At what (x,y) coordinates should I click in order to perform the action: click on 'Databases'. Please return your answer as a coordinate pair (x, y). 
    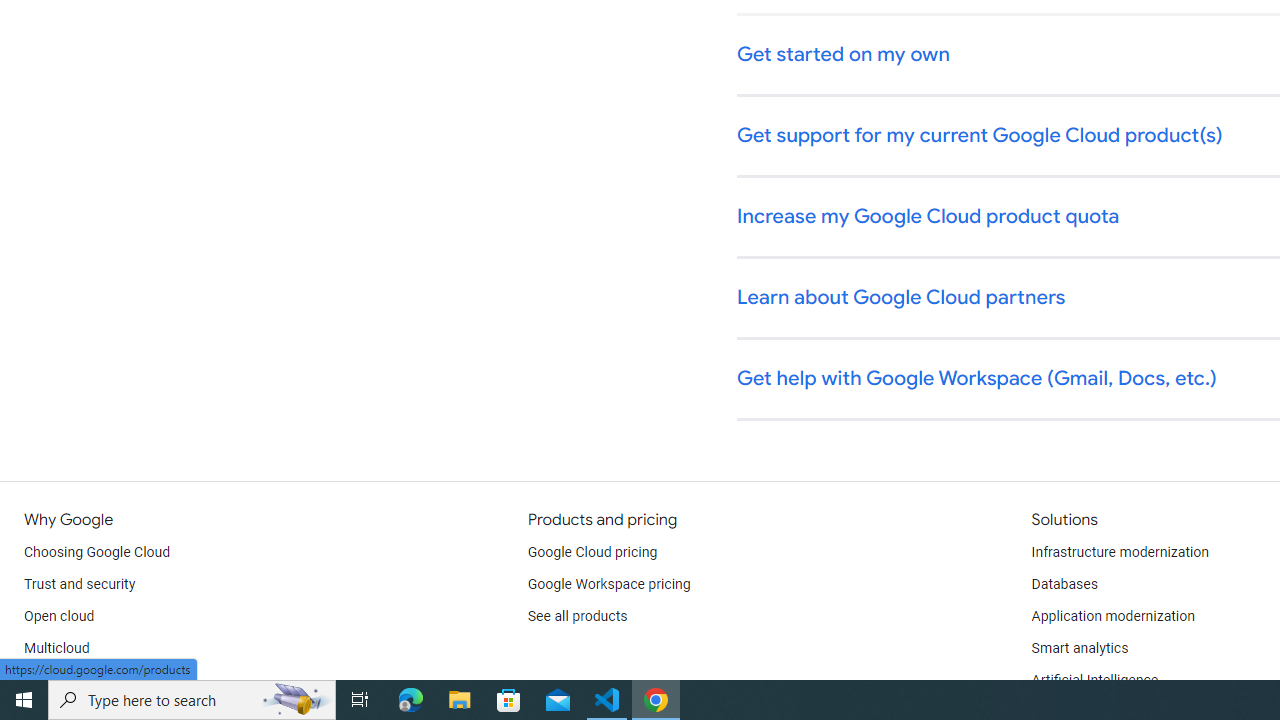
    Looking at the image, I should click on (1063, 585).